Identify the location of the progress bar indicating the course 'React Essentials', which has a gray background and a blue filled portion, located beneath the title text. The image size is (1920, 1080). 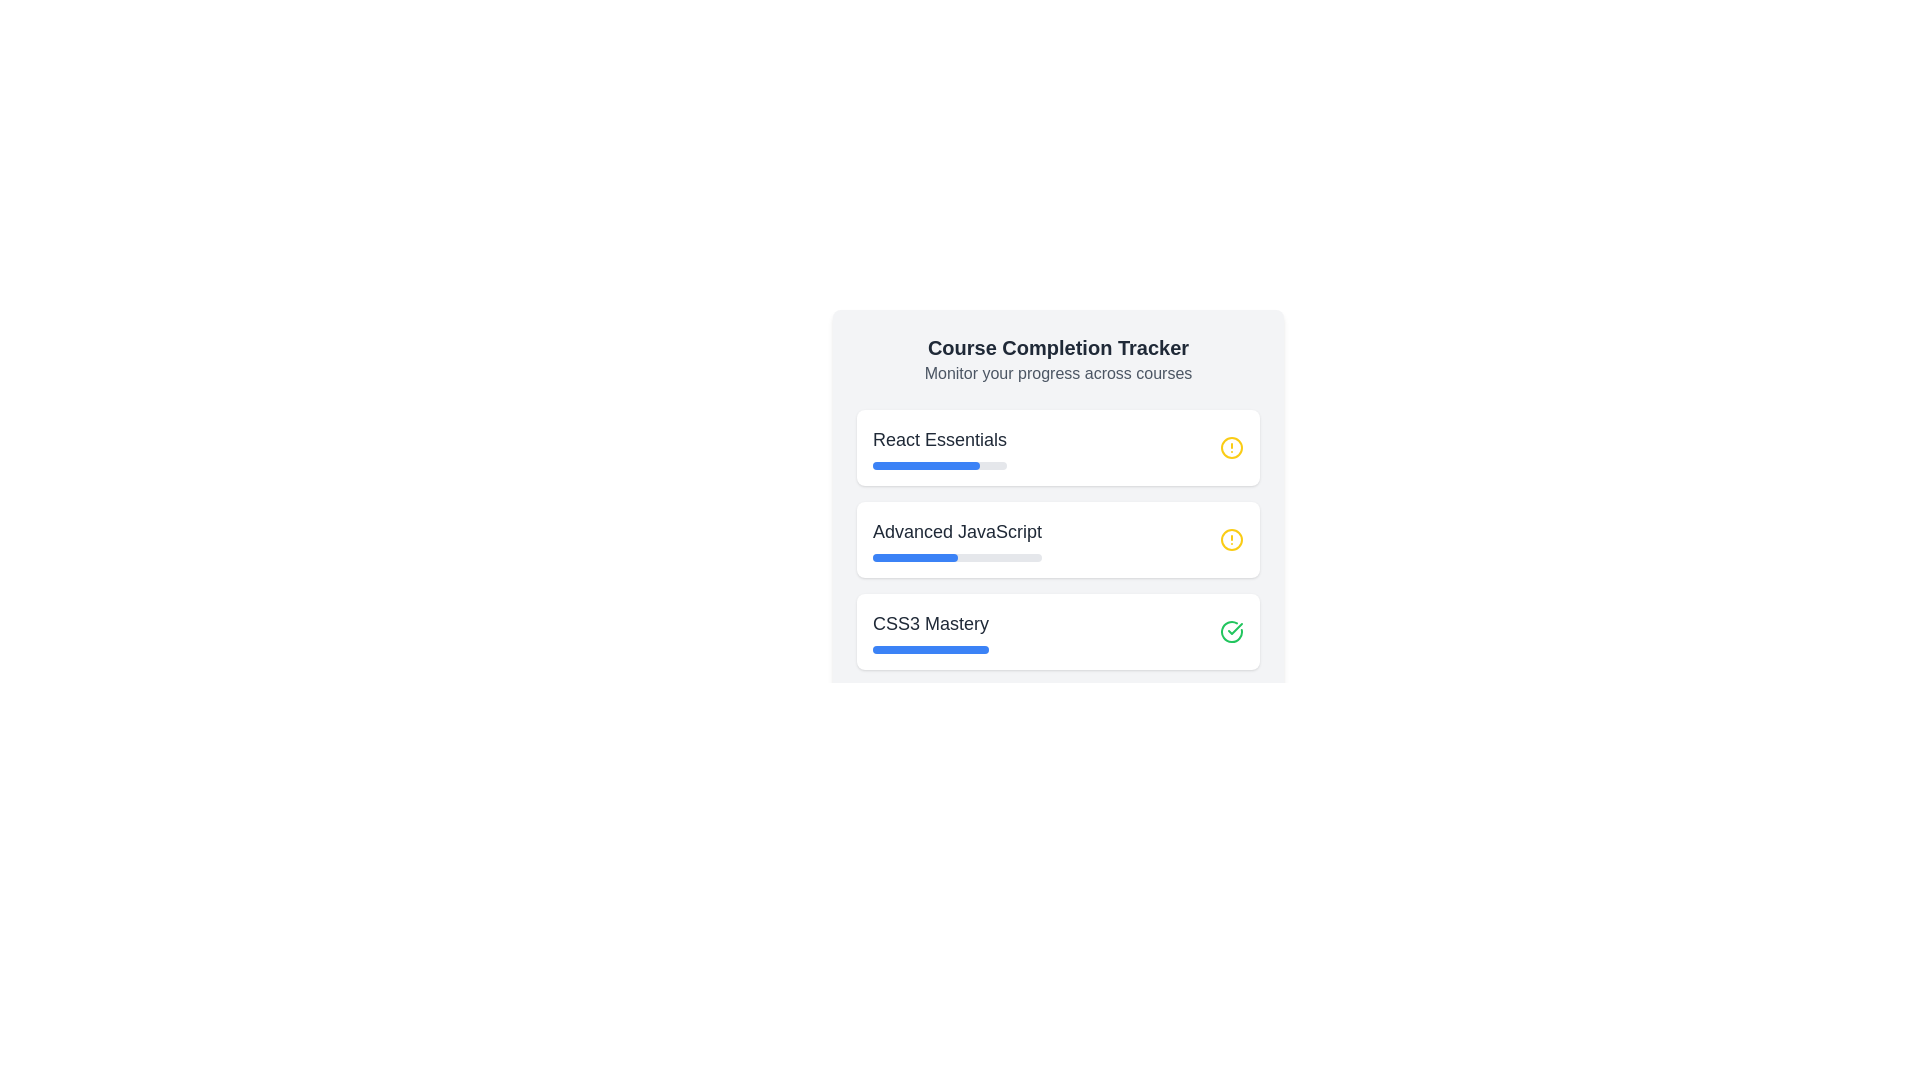
(939, 466).